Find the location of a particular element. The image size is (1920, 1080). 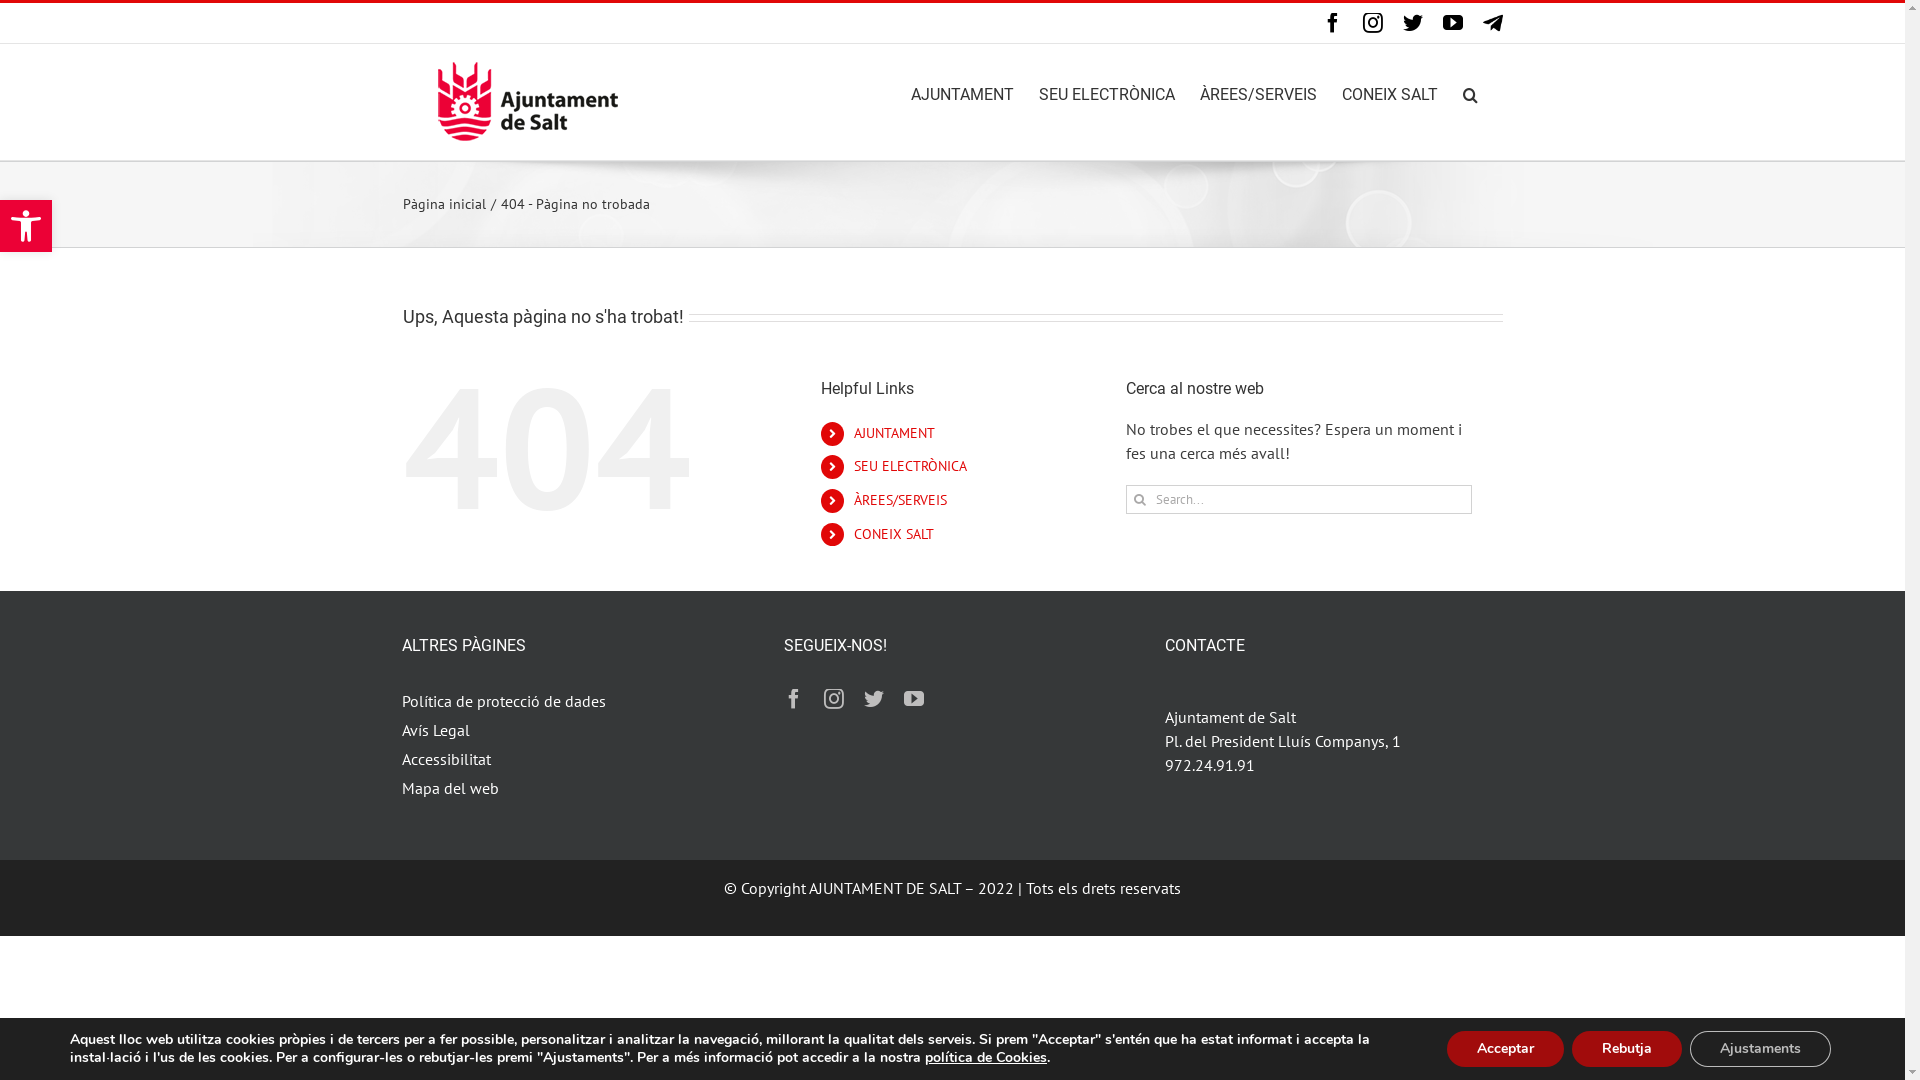

'YouTube' is located at coordinates (1452, 23).